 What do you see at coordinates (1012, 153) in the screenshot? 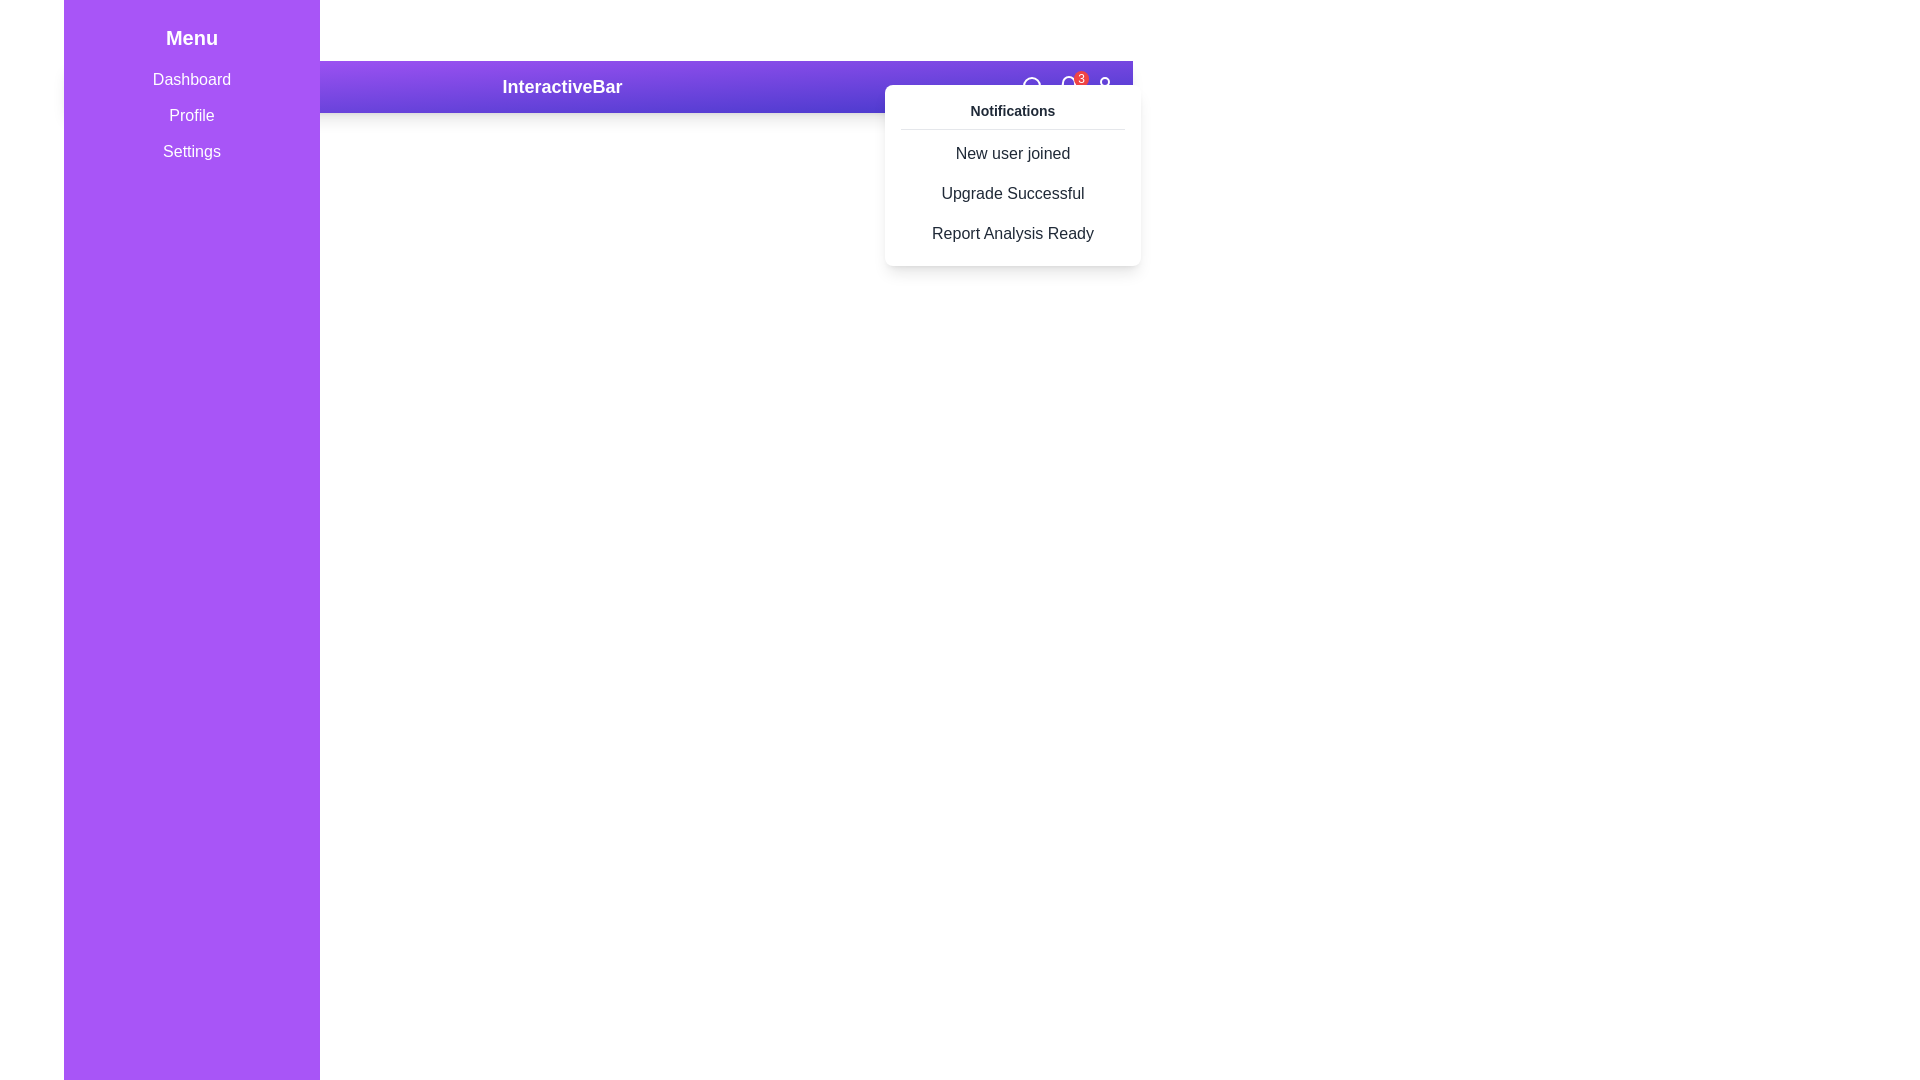
I see `the static text element that informs the user about a new user joining, located in the notification dropdown panel at the top-right corner of the interface` at bounding box center [1012, 153].